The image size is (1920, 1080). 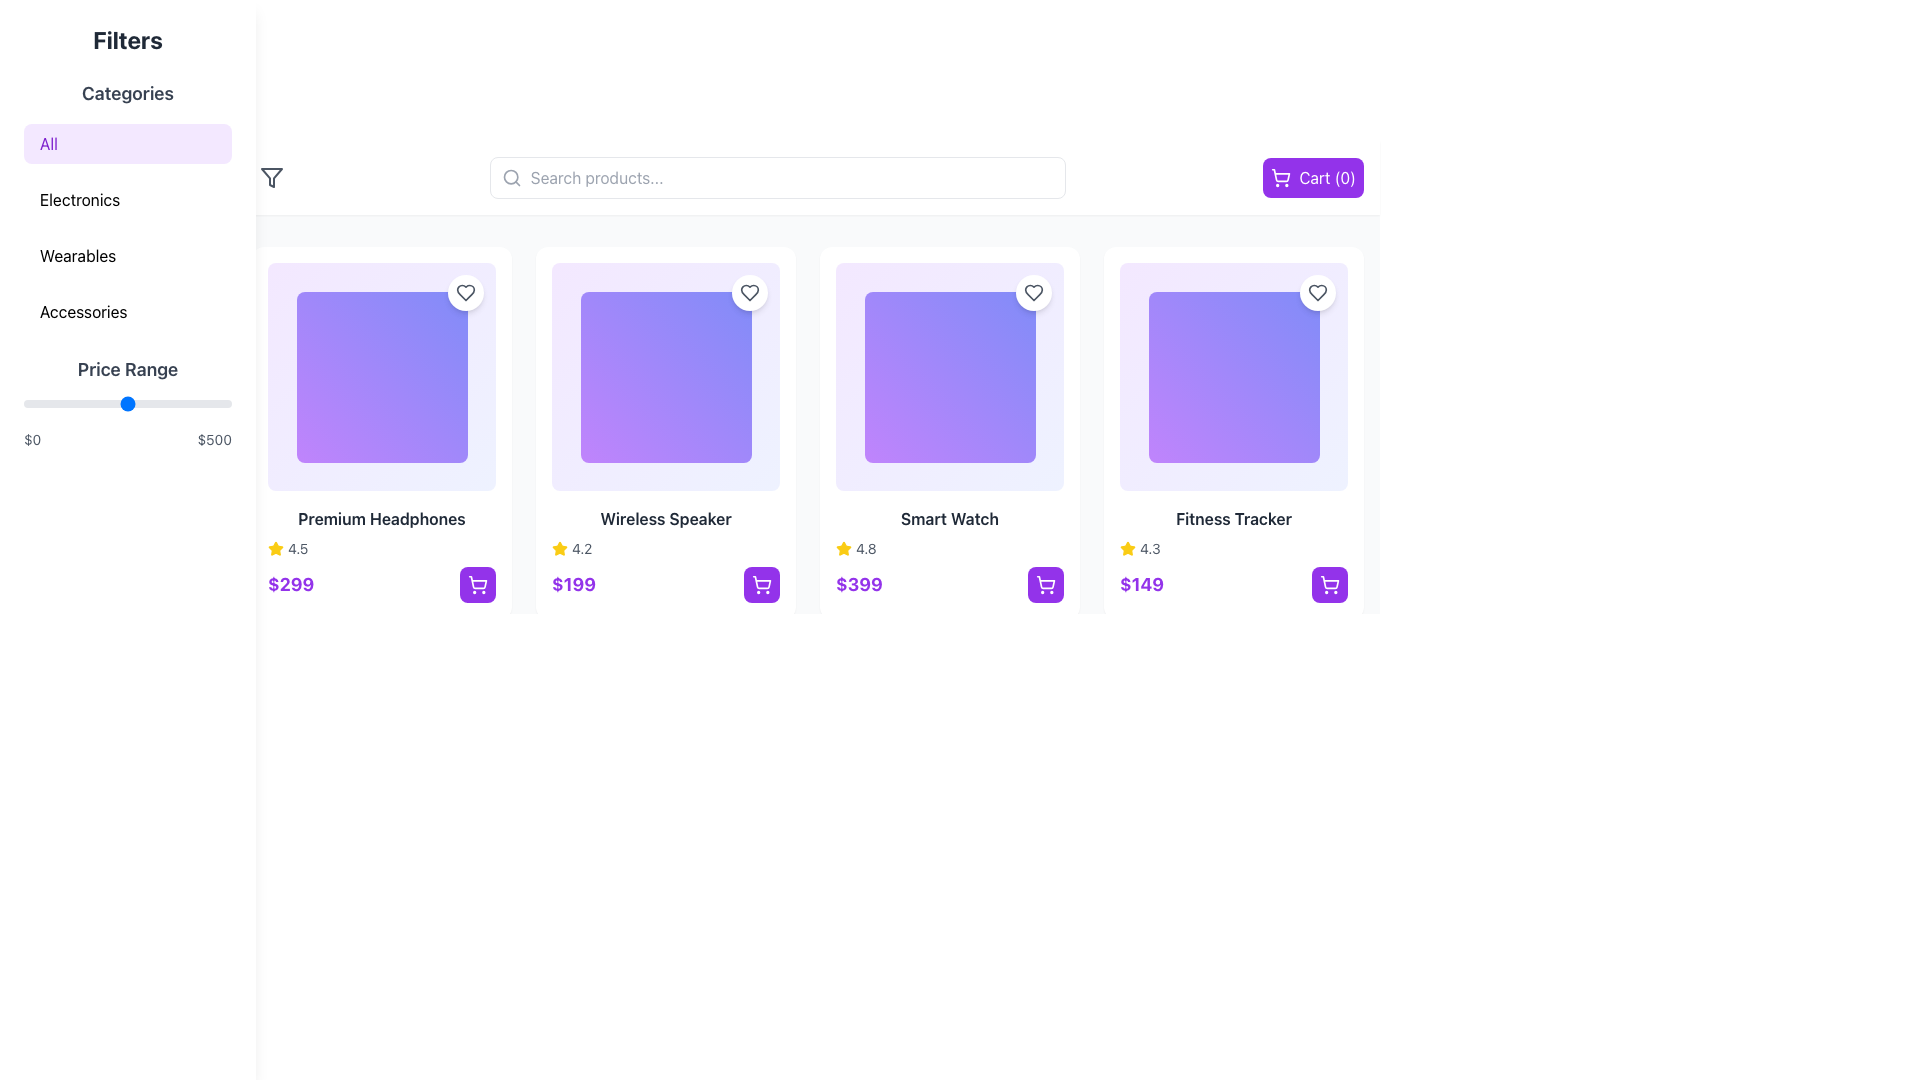 I want to click on the circular button containing a heart-shaped icon in the top-right corner of the 'Premium Headphones' product card to activate the hover effect, so click(x=464, y=293).